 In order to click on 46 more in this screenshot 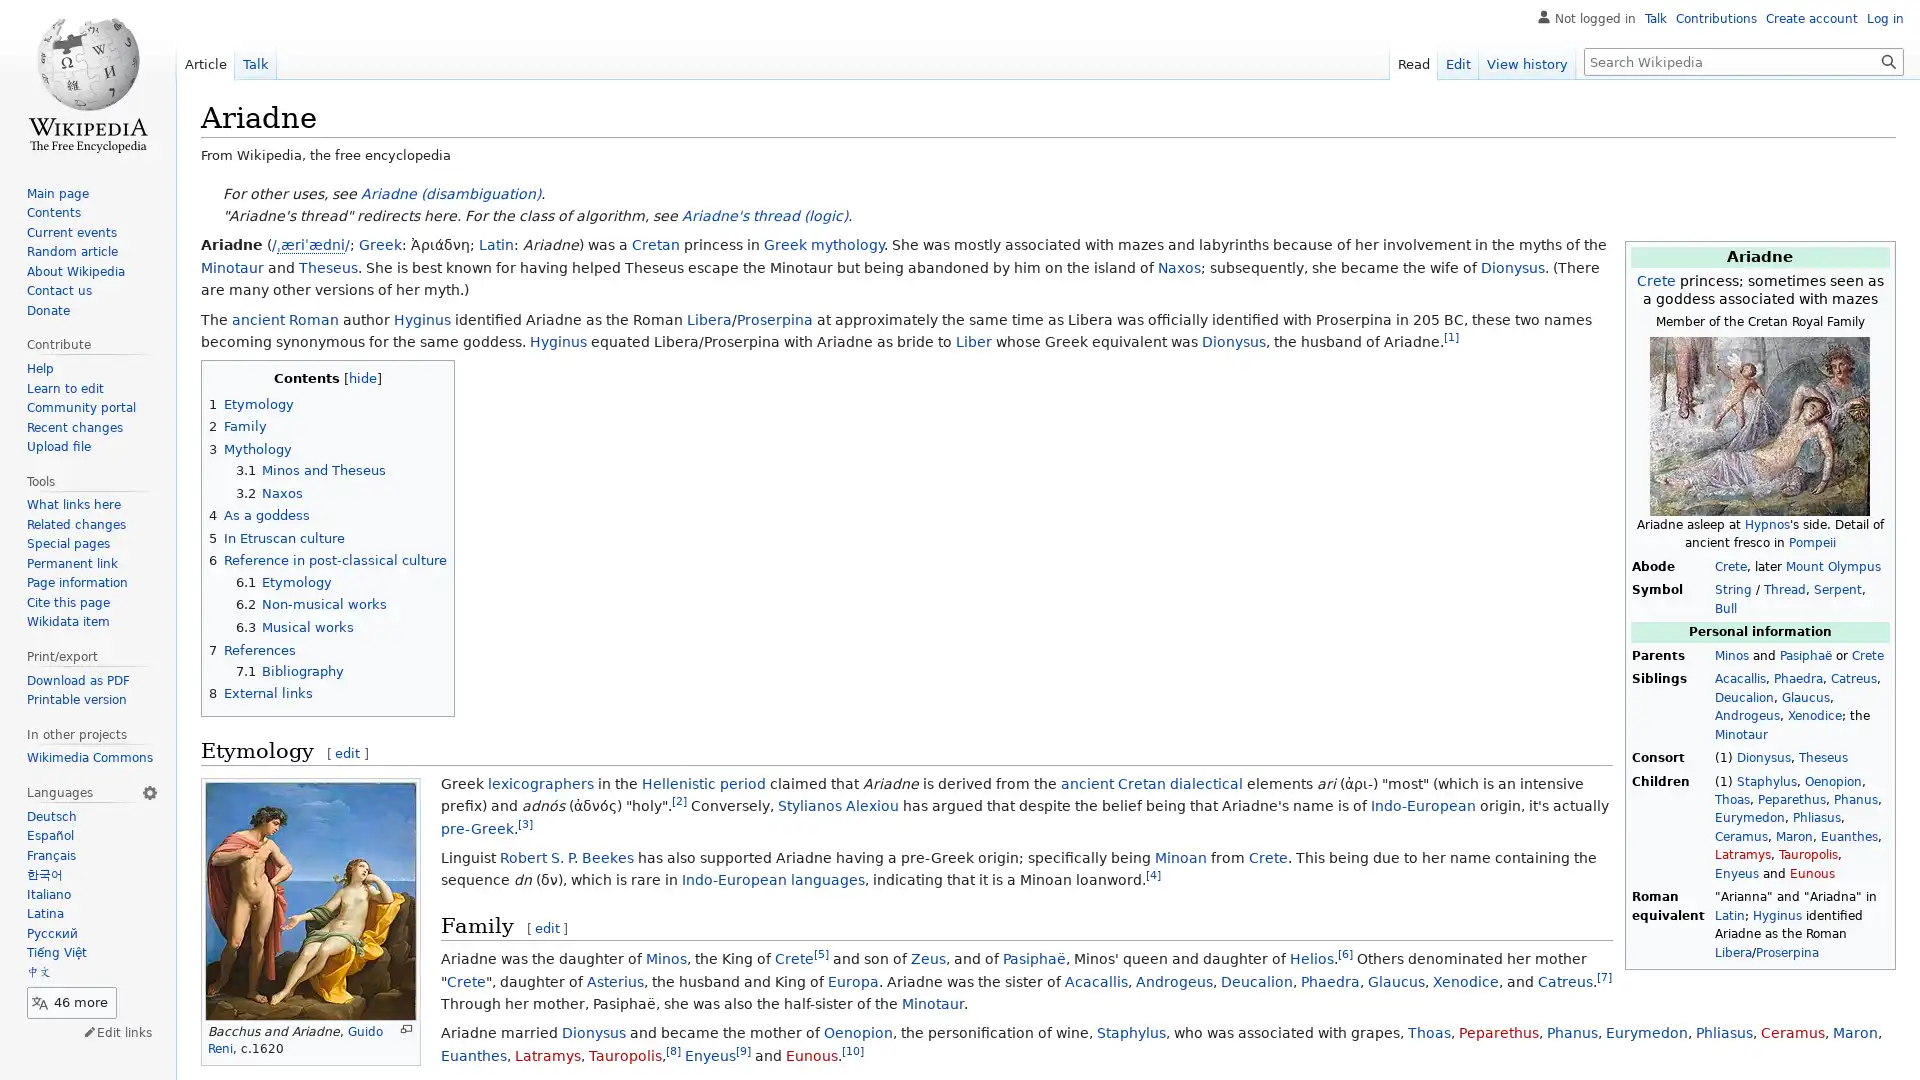, I will do `click(72, 1002)`.